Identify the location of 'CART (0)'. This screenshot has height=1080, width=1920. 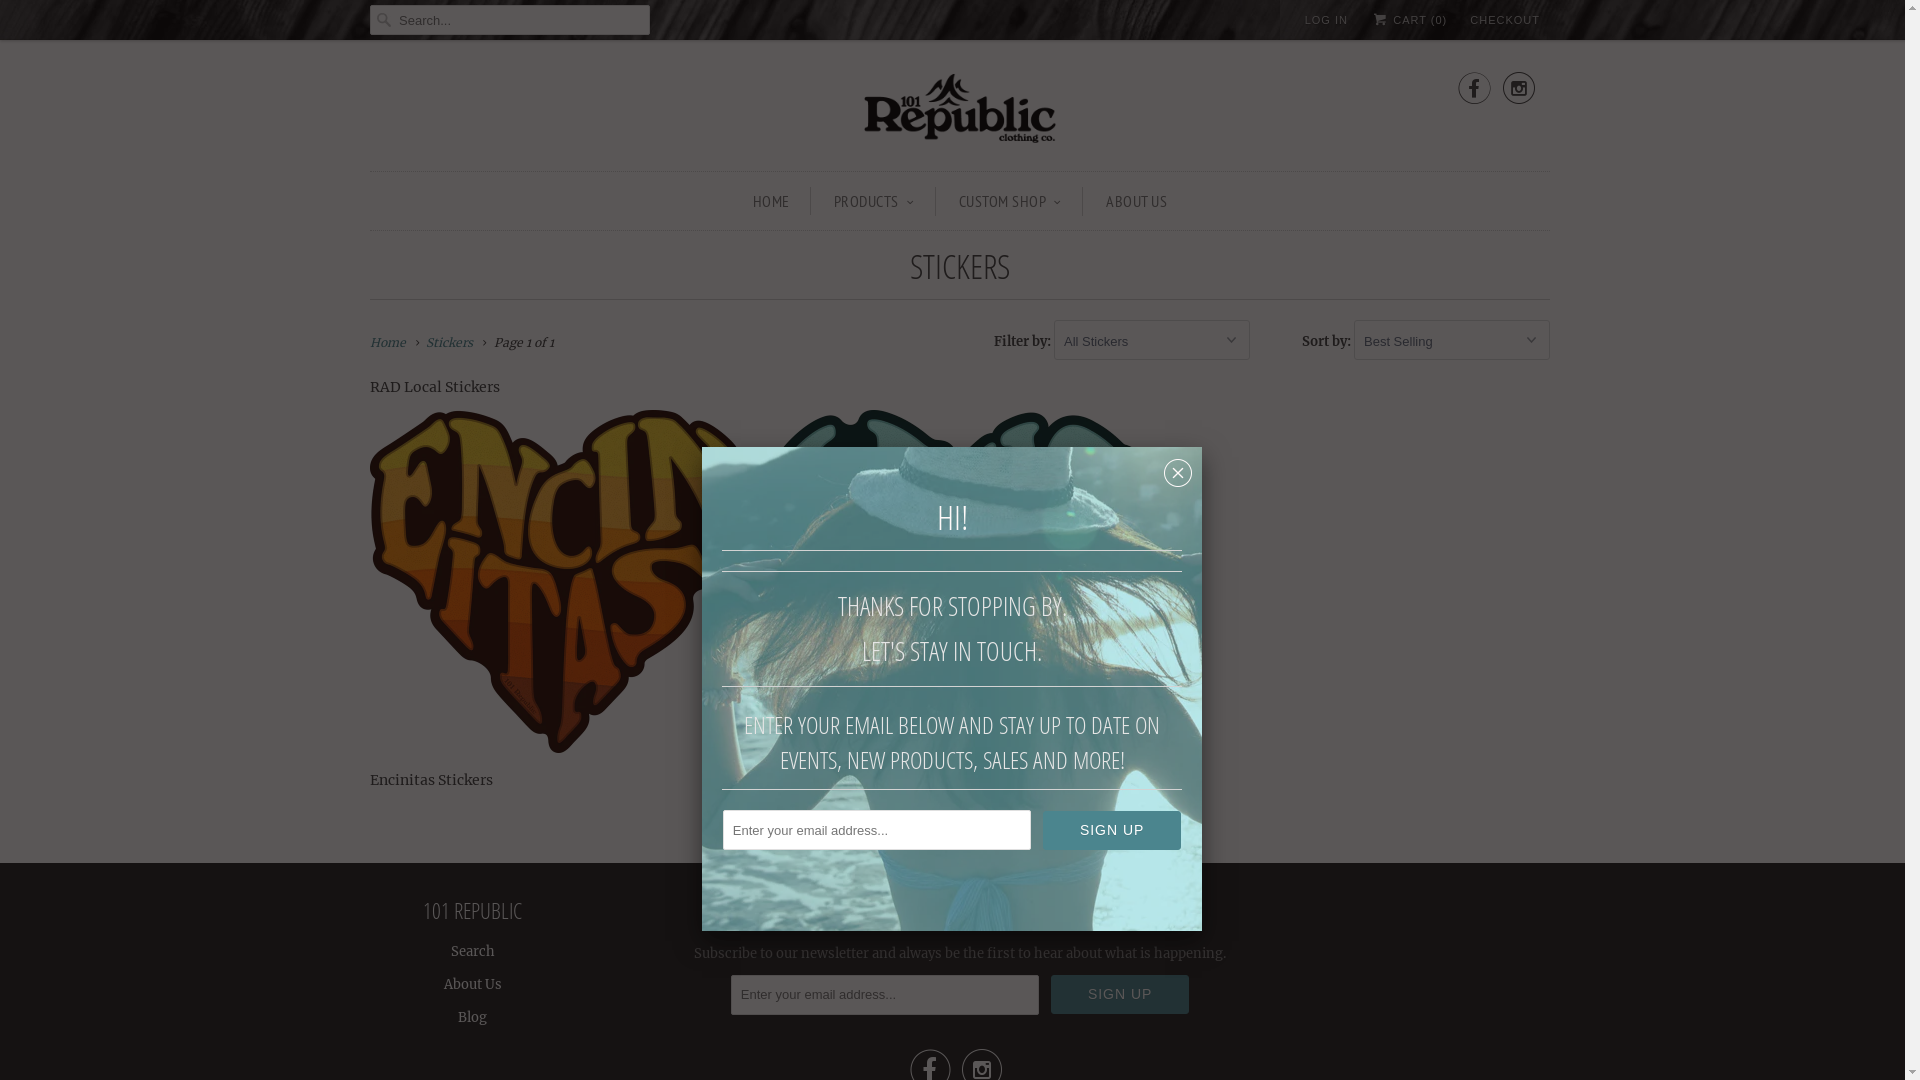
(1408, 19).